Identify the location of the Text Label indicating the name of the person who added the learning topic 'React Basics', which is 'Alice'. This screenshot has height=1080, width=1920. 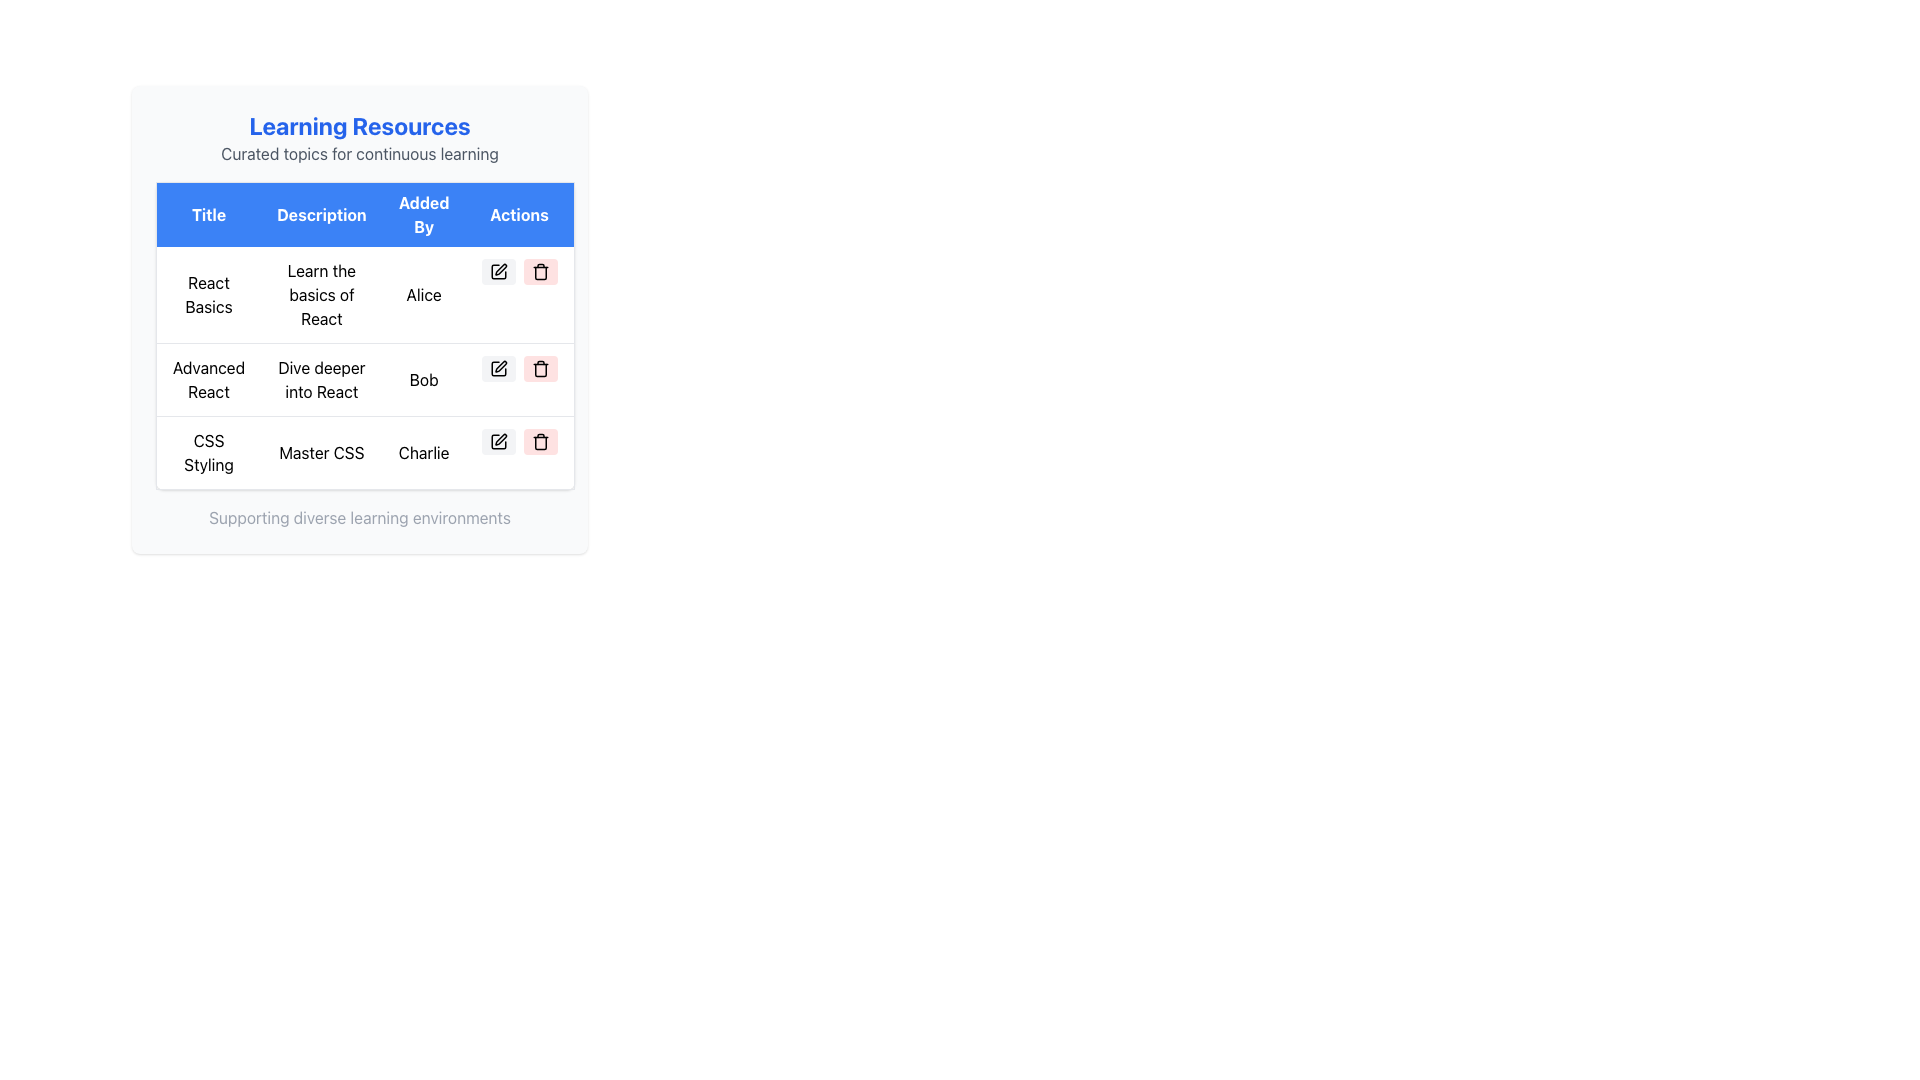
(423, 295).